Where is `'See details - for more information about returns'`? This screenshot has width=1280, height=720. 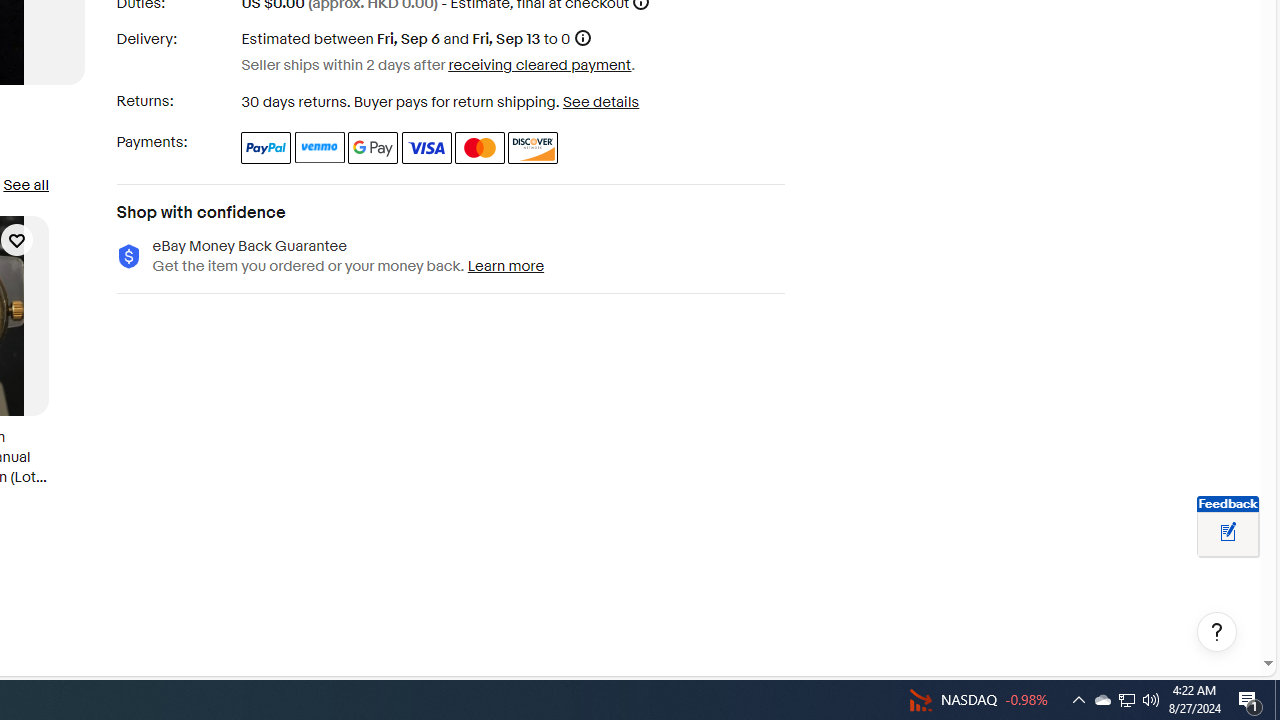 'See details - for more information about returns' is located at coordinates (599, 102).